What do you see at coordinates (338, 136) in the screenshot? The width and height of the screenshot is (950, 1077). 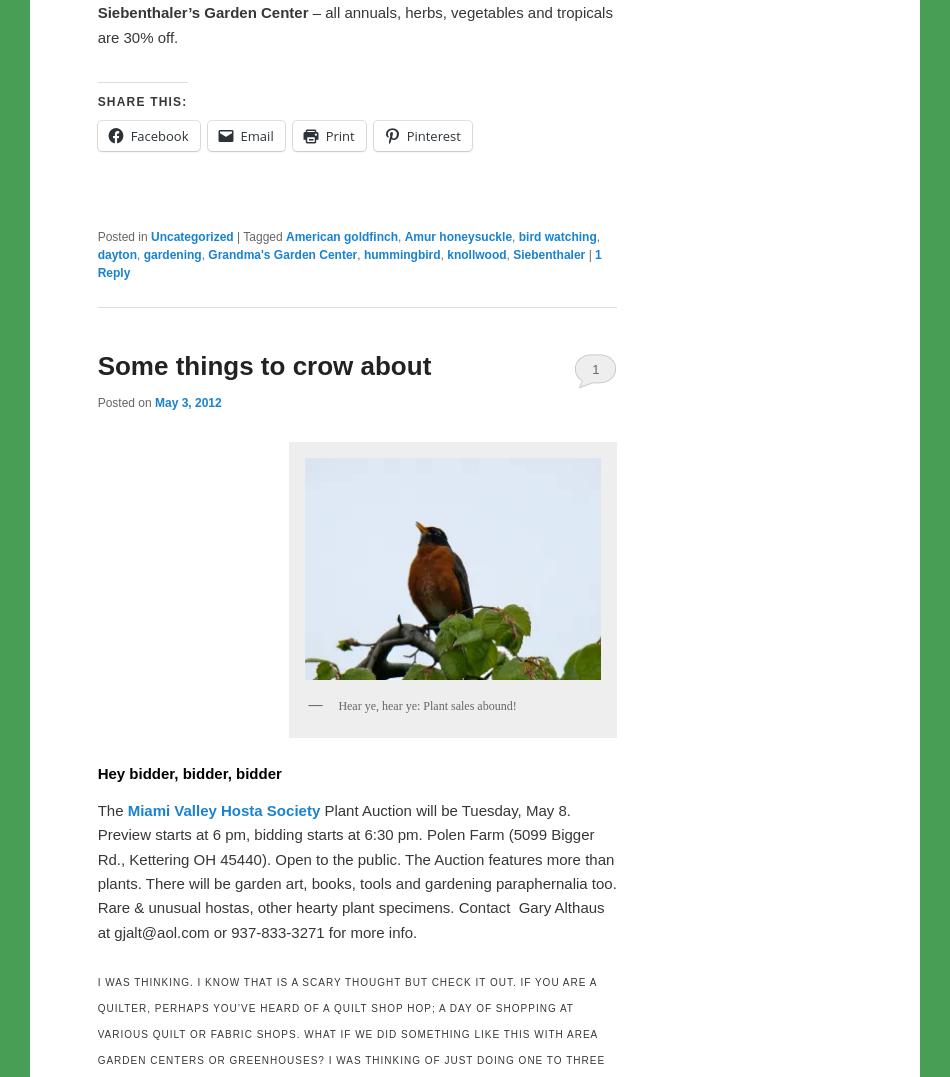 I see `'Print'` at bounding box center [338, 136].